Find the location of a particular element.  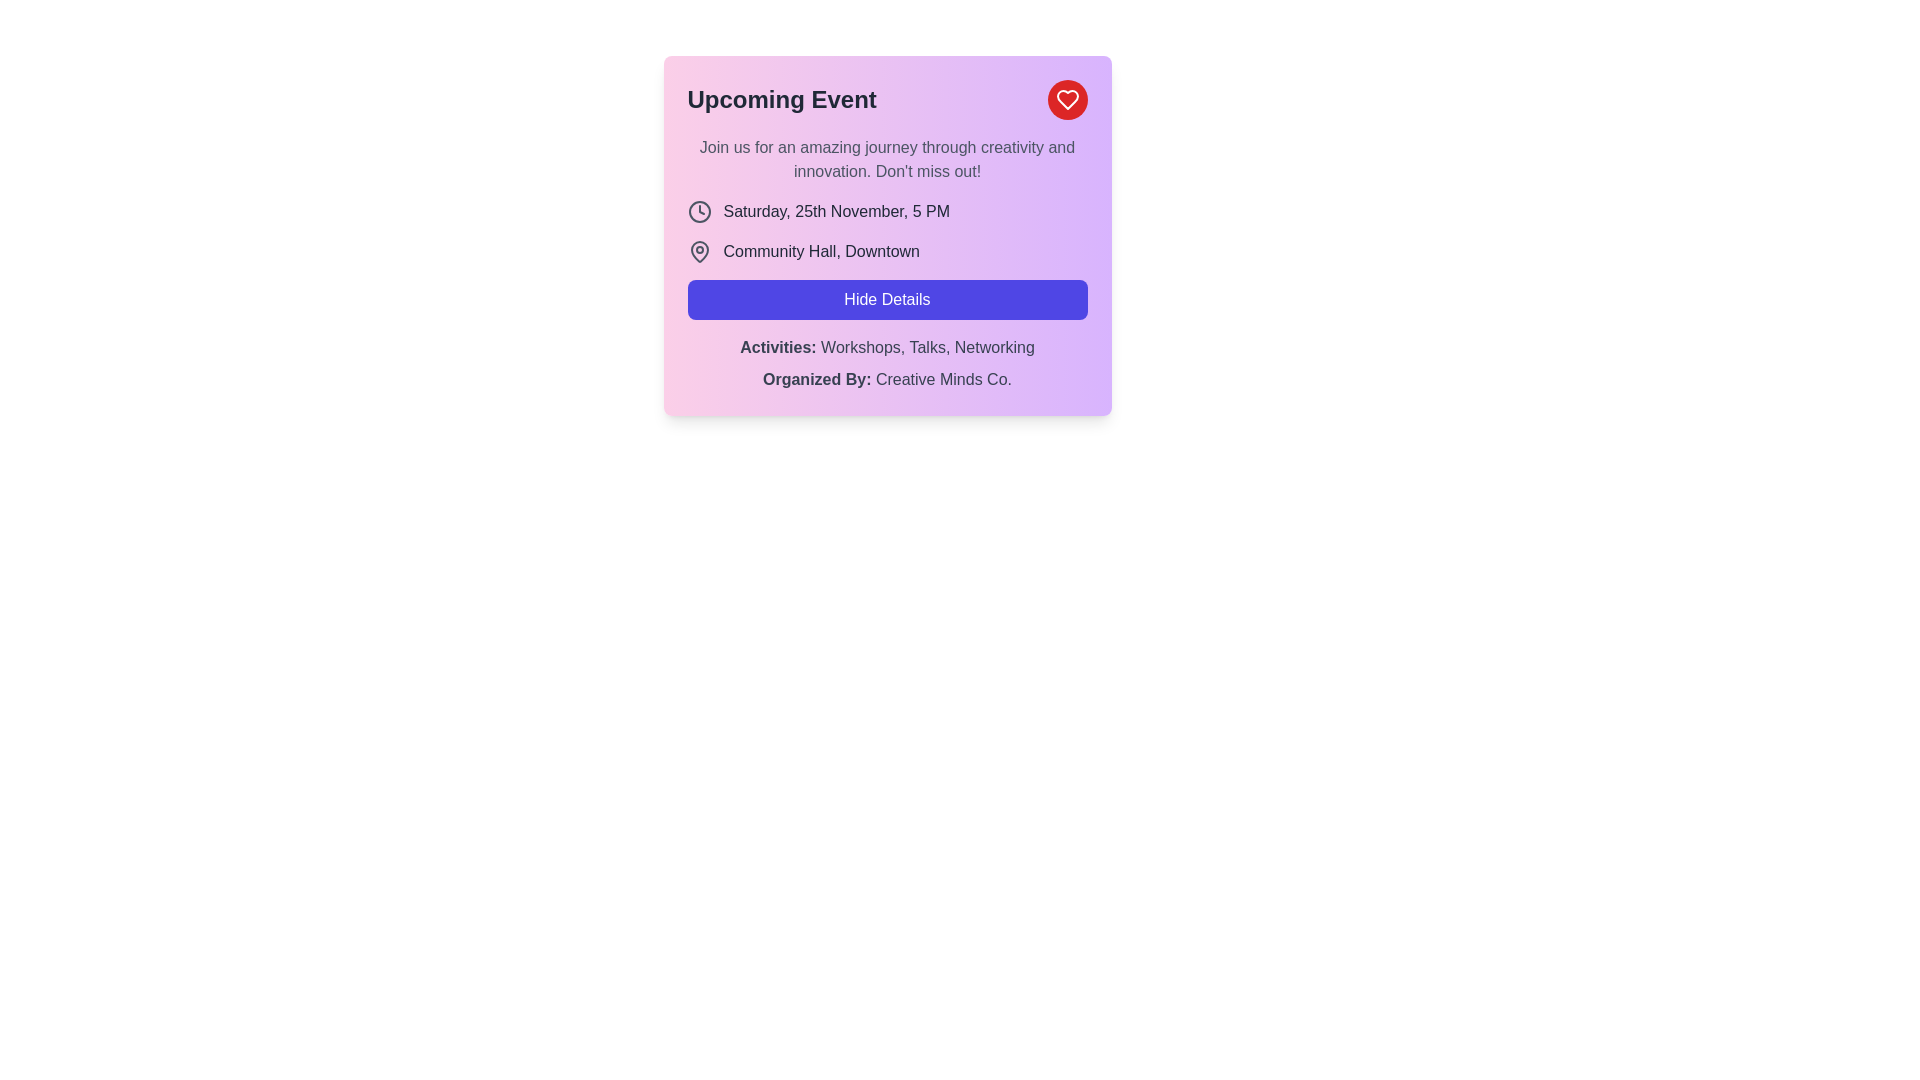

the interactive button in the top-right corner of the 'Upcoming Event' card to express interest or mark it as a favorite is located at coordinates (1066, 100).